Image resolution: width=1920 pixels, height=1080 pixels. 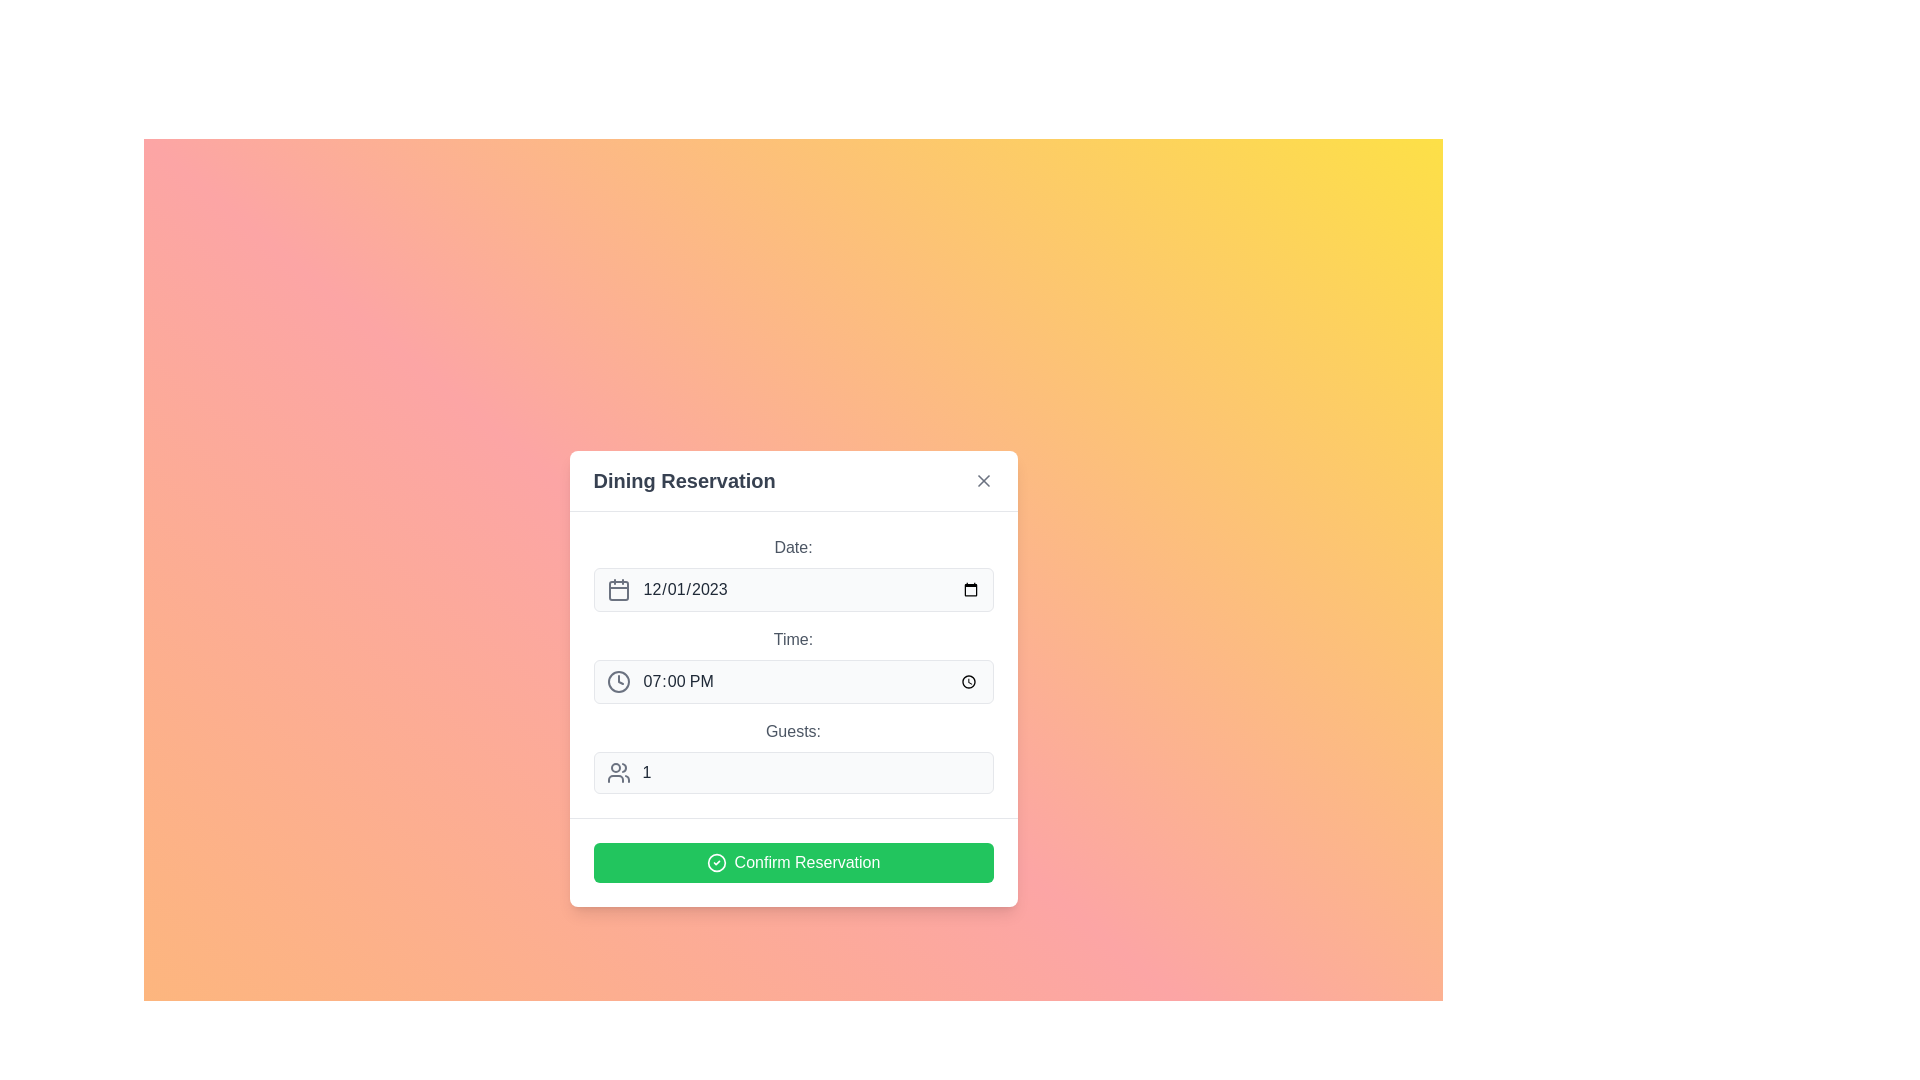 What do you see at coordinates (792, 756) in the screenshot?
I see `the number input field labeled 'Guests:' to focus on it` at bounding box center [792, 756].